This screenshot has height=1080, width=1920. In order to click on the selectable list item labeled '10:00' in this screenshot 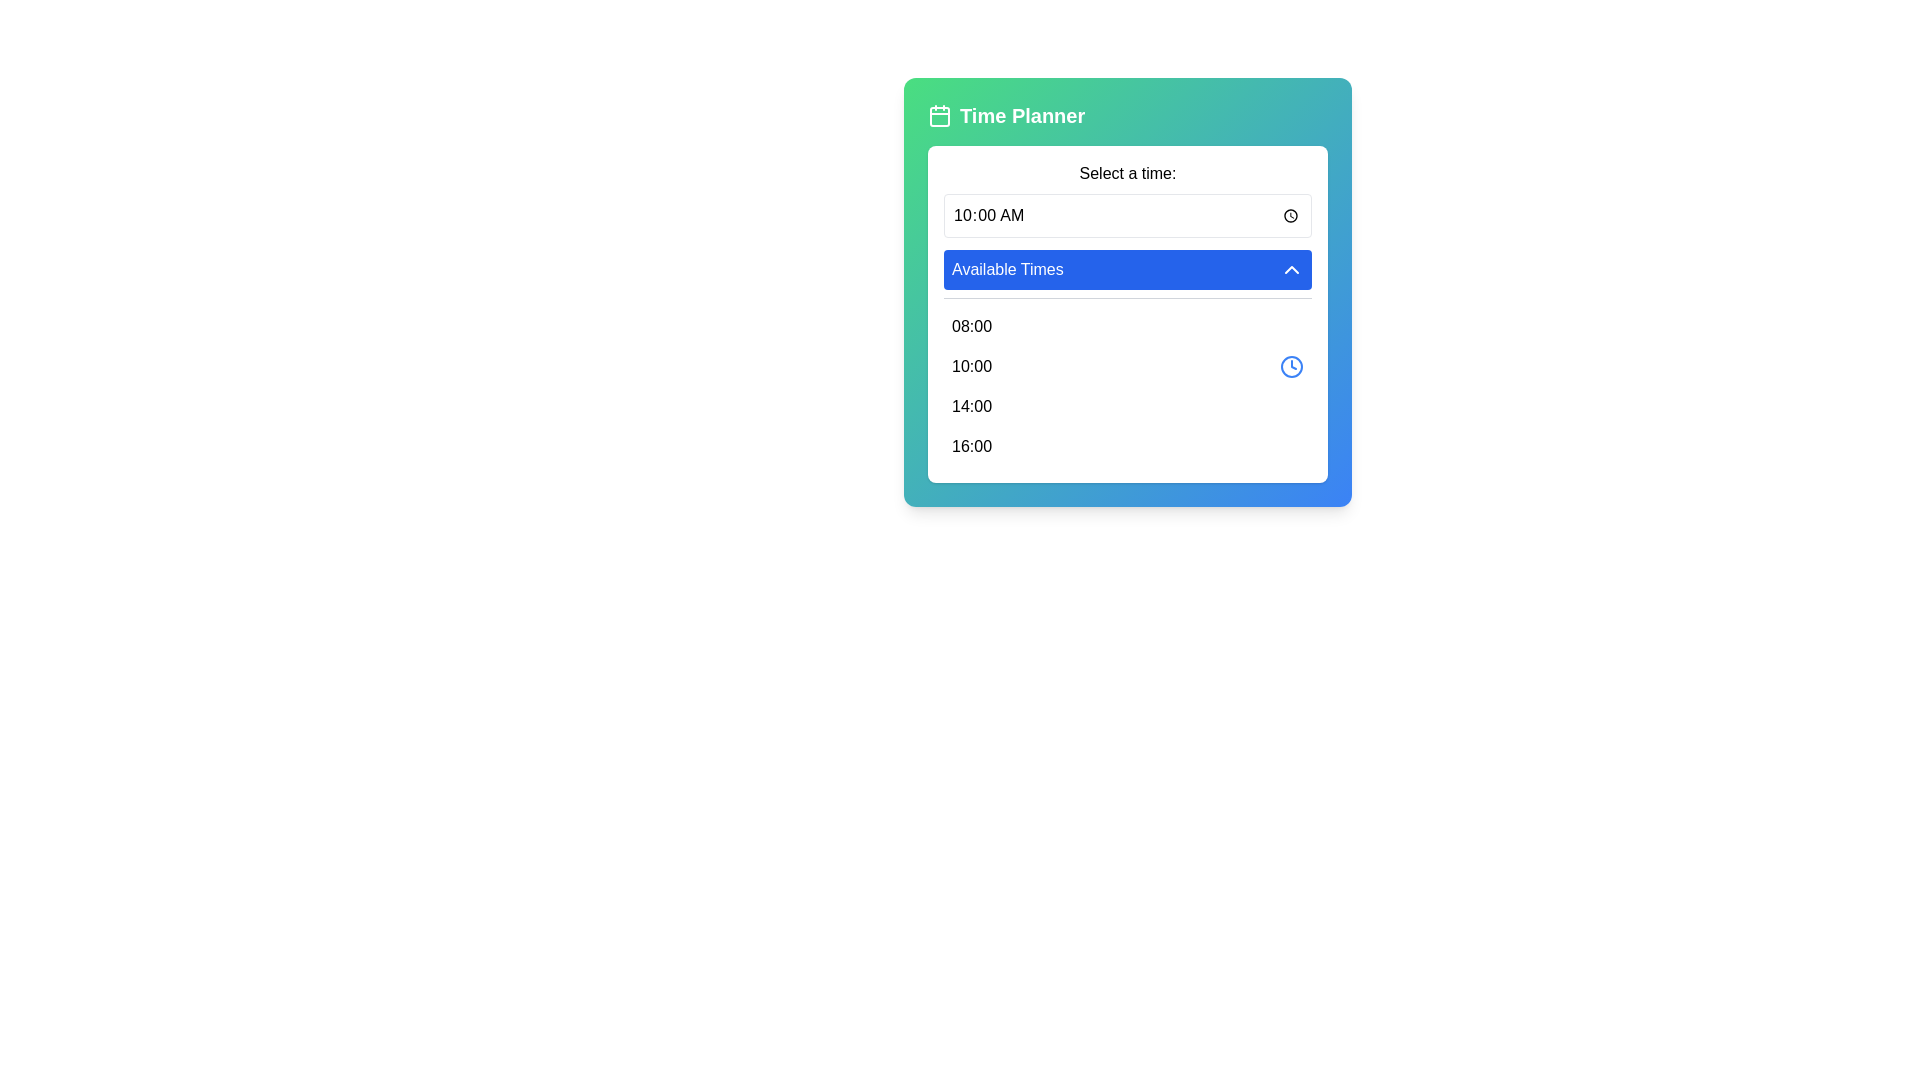, I will do `click(1128, 366)`.